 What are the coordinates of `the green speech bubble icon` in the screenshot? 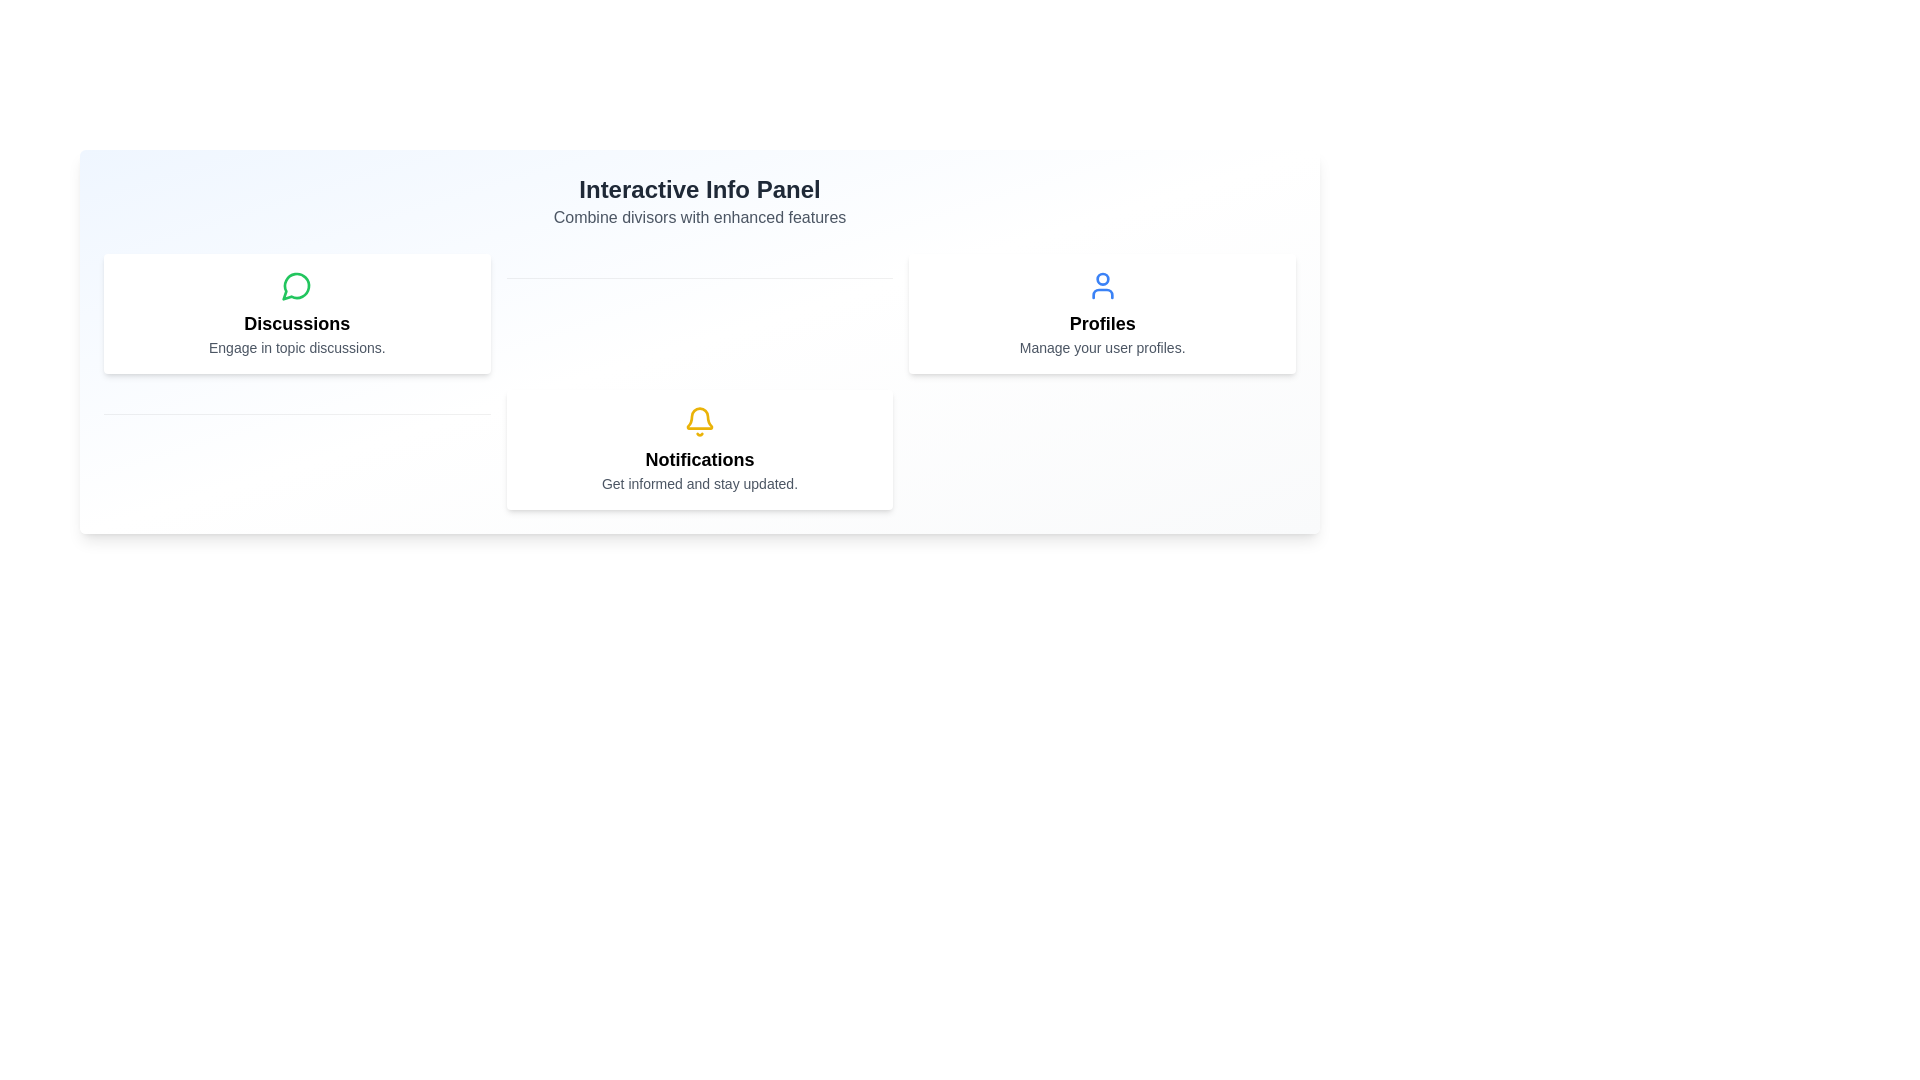 It's located at (296, 285).